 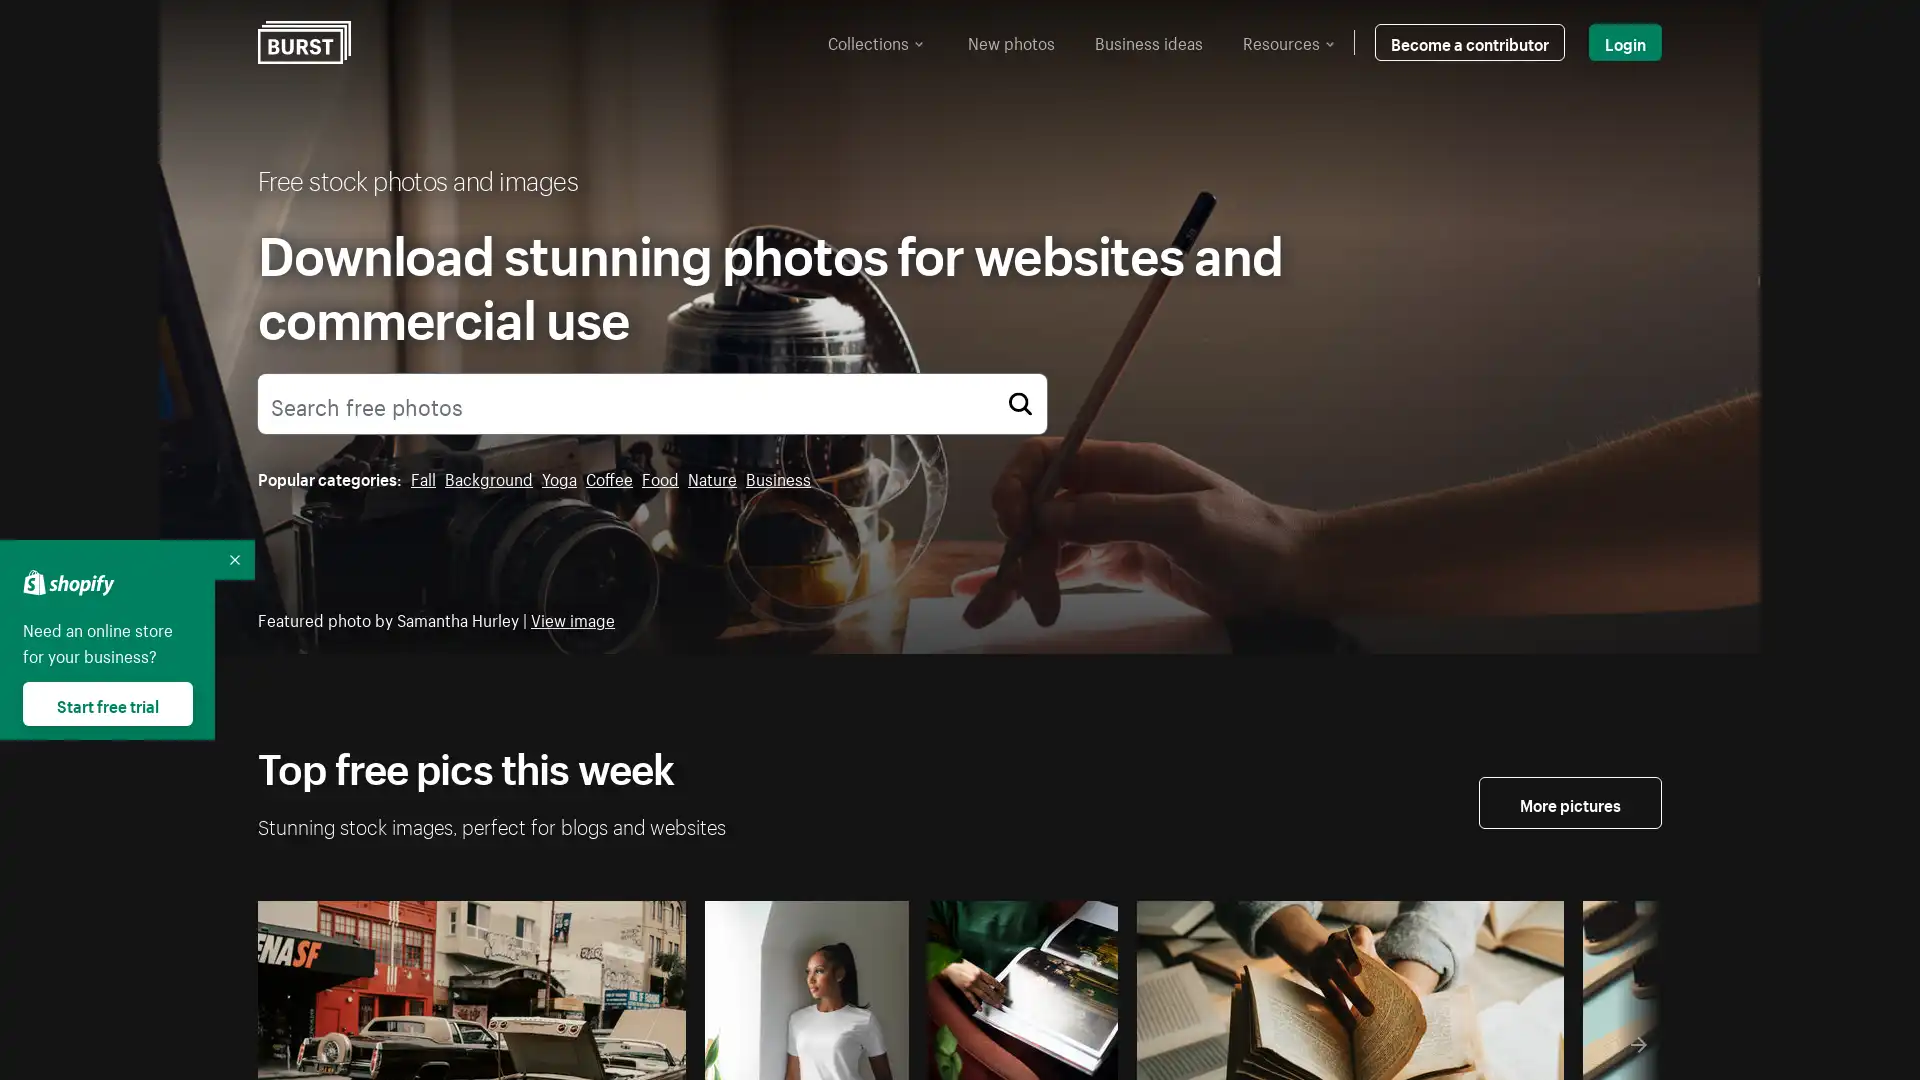 I want to click on Resources, so click(x=1289, y=41).